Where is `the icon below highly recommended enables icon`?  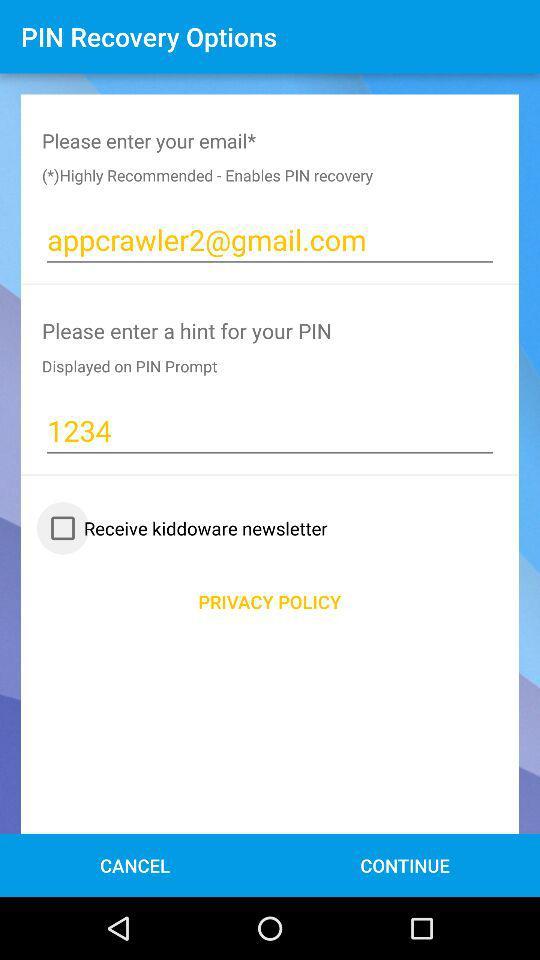
the icon below highly recommended enables icon is located at coordinates (270, 240).